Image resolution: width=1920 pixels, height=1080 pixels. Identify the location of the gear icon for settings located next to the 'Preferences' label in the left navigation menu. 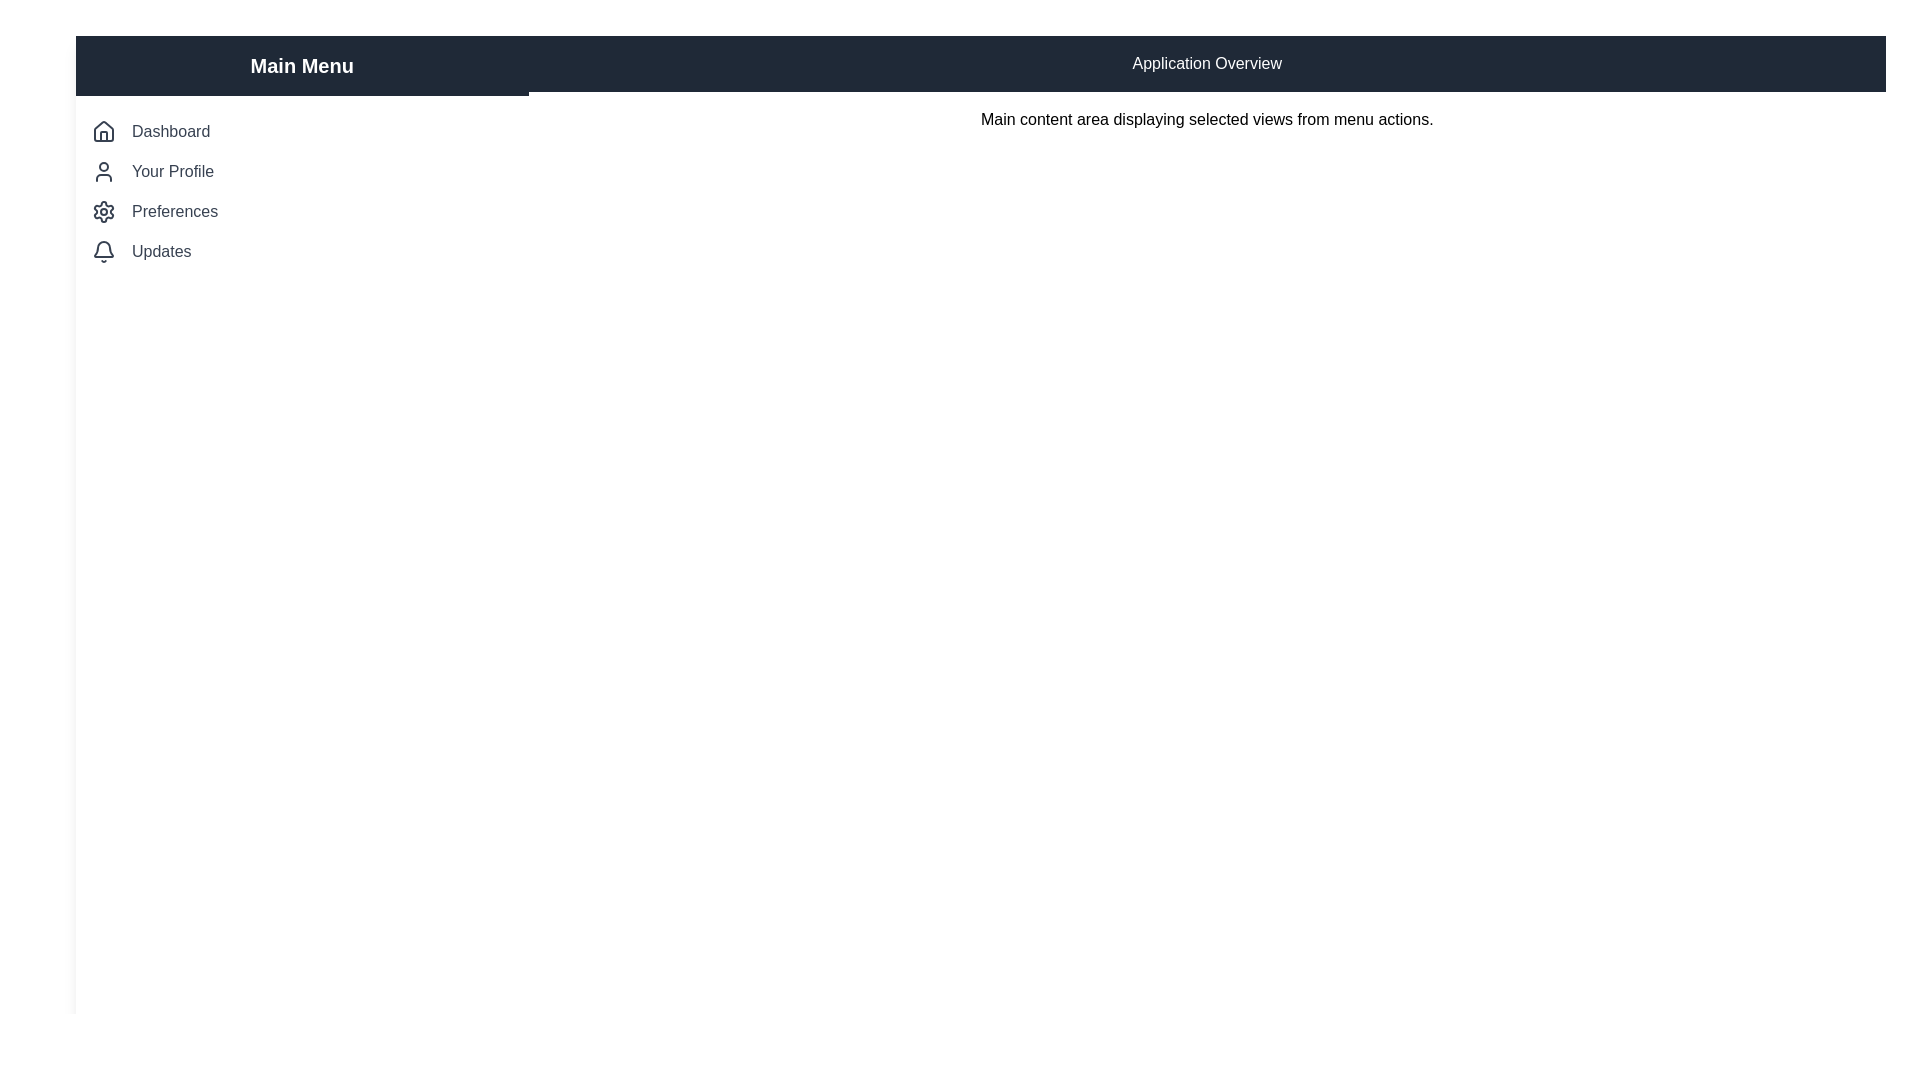
(103, 212).